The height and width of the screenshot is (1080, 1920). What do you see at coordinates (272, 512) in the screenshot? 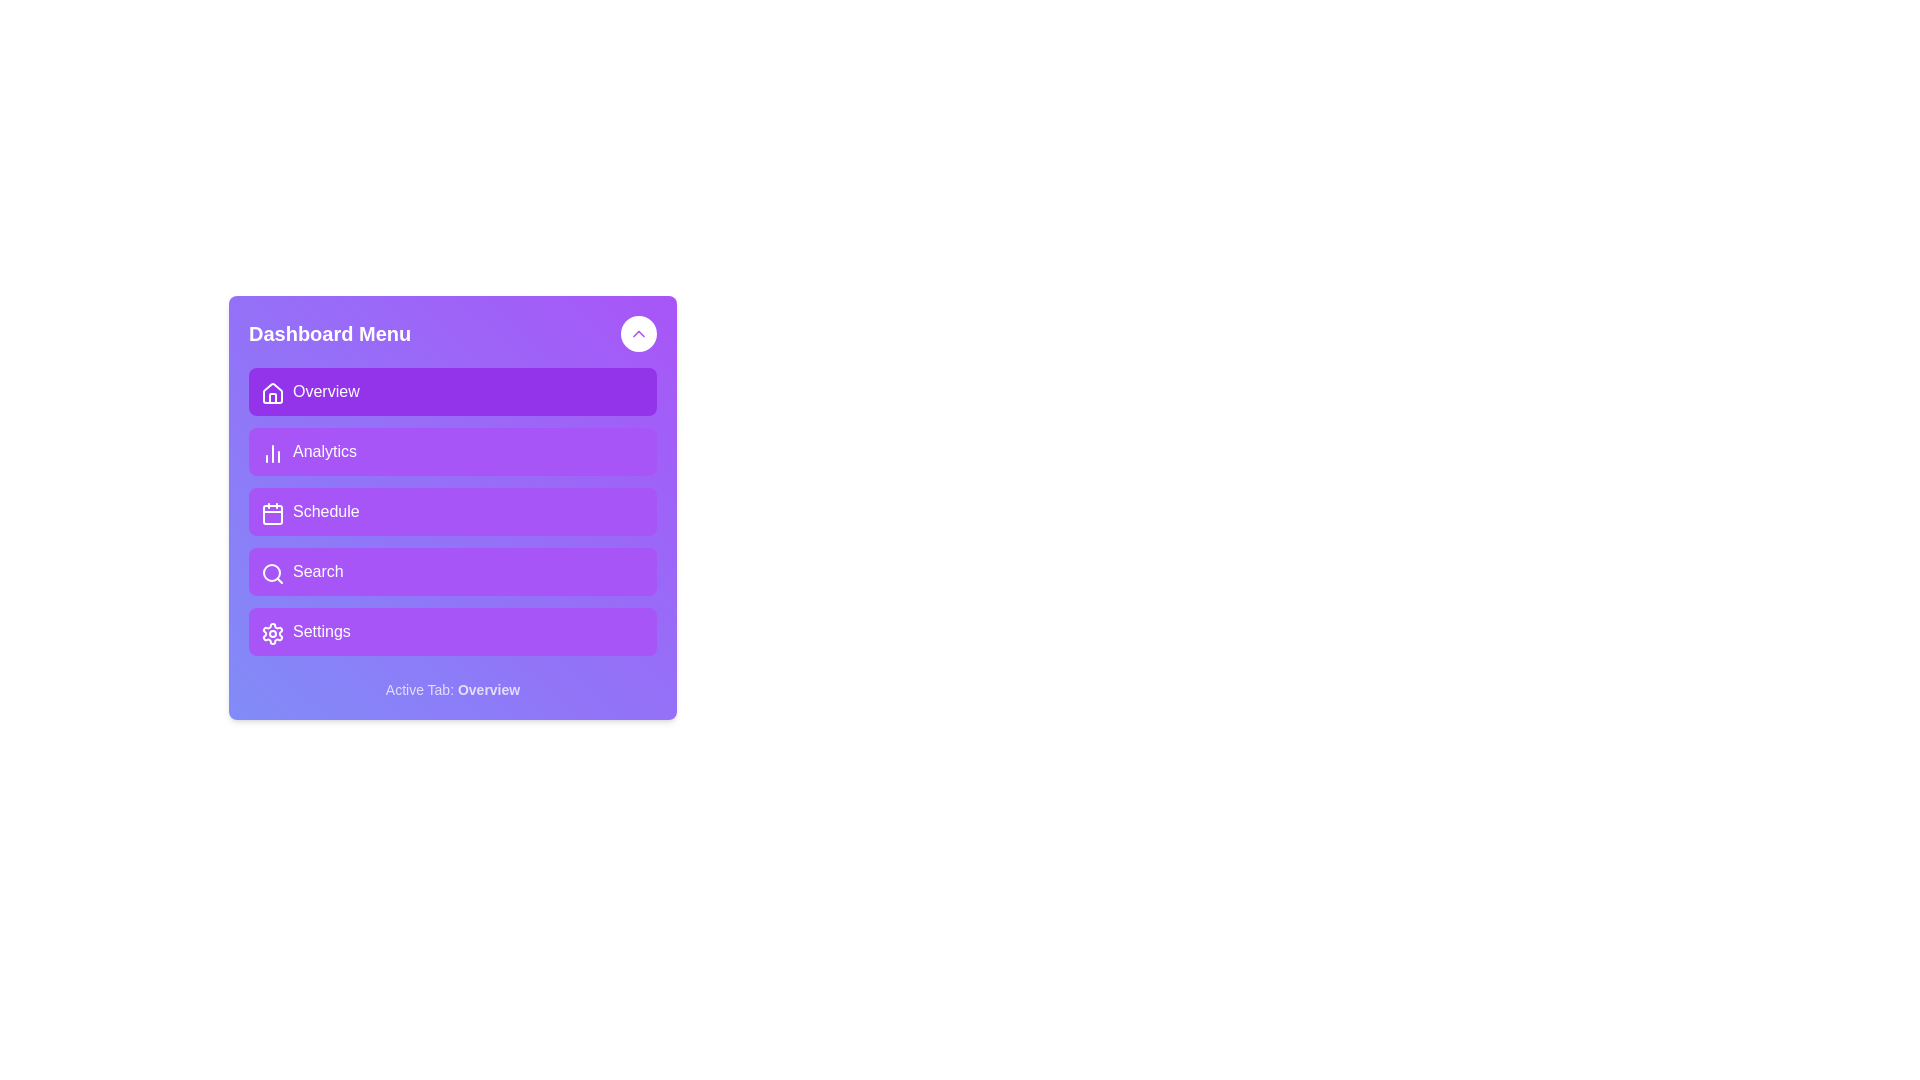
I see `the 'Schedule' icon in the vertical navigation menu` at bounding box center [272, 512].